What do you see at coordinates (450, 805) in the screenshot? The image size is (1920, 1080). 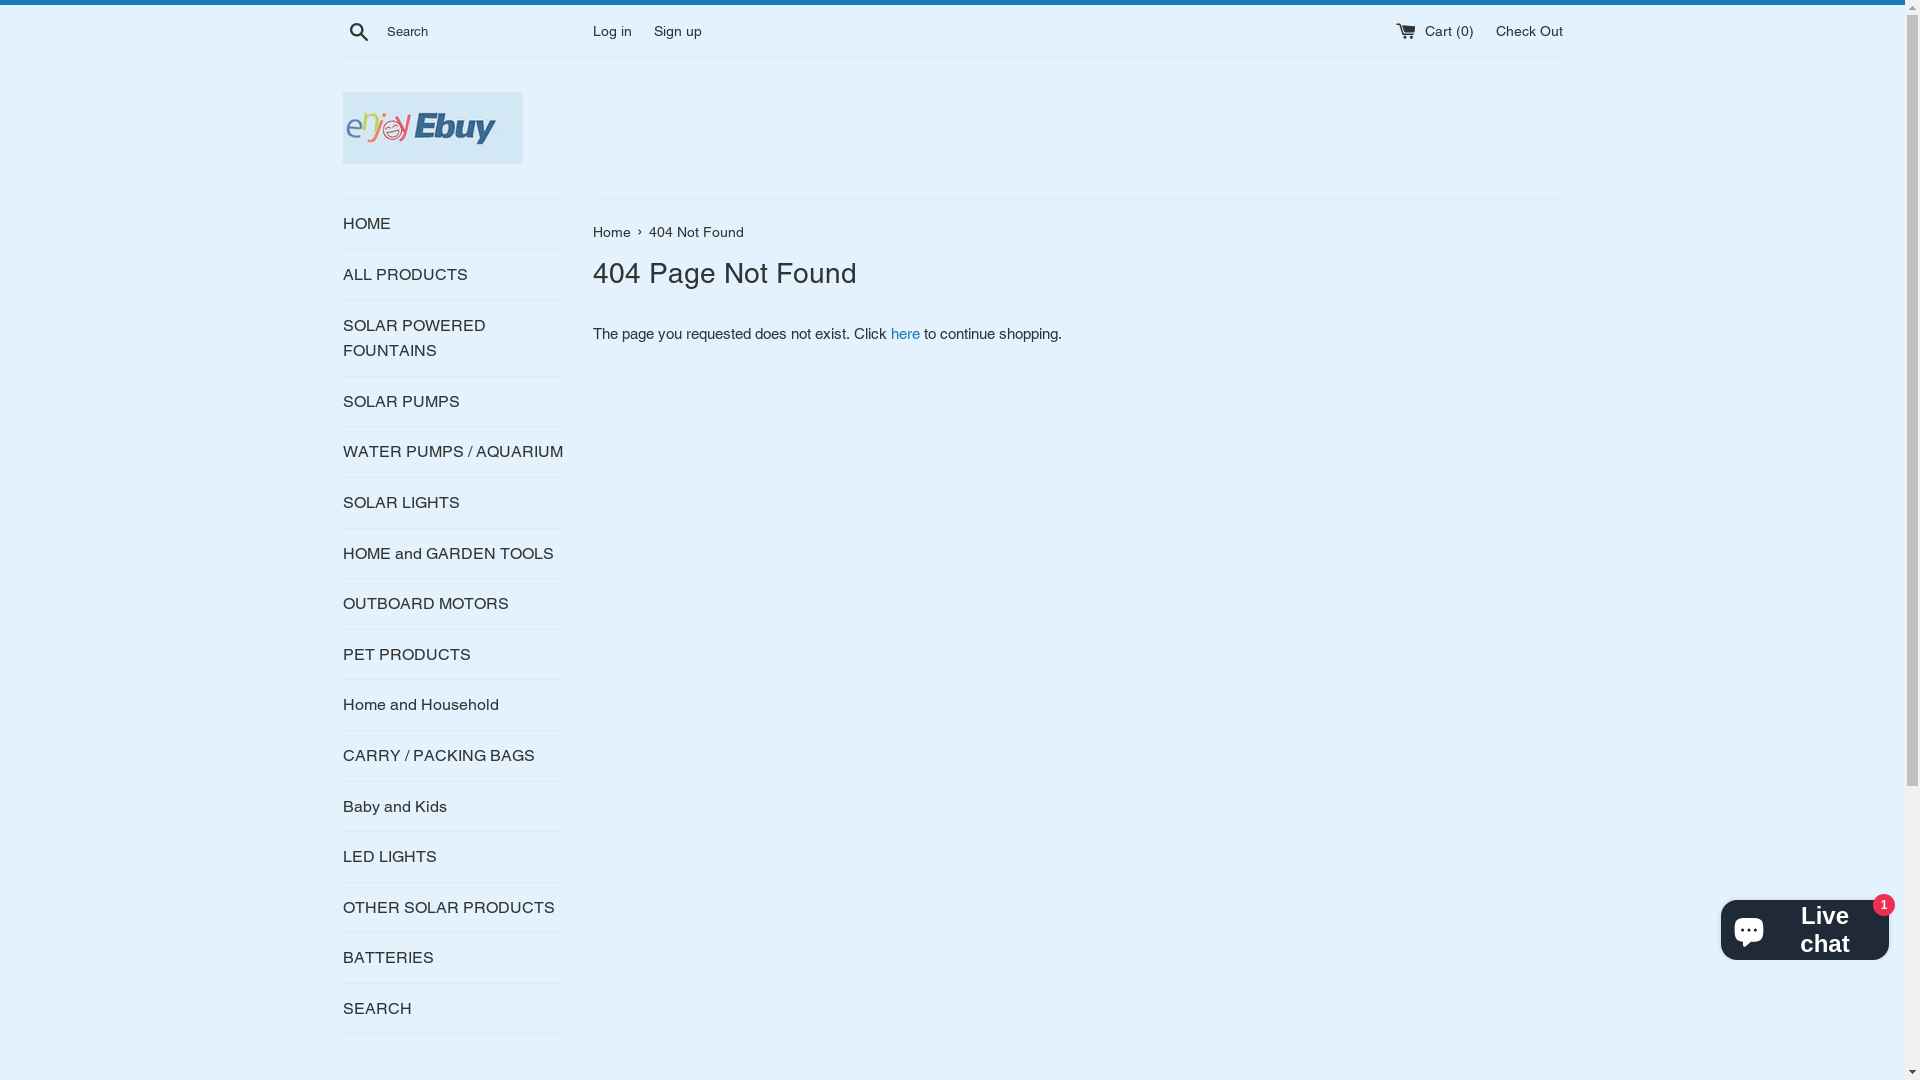 I see `'Baby and Kids'` at bounding box center [450, 805].